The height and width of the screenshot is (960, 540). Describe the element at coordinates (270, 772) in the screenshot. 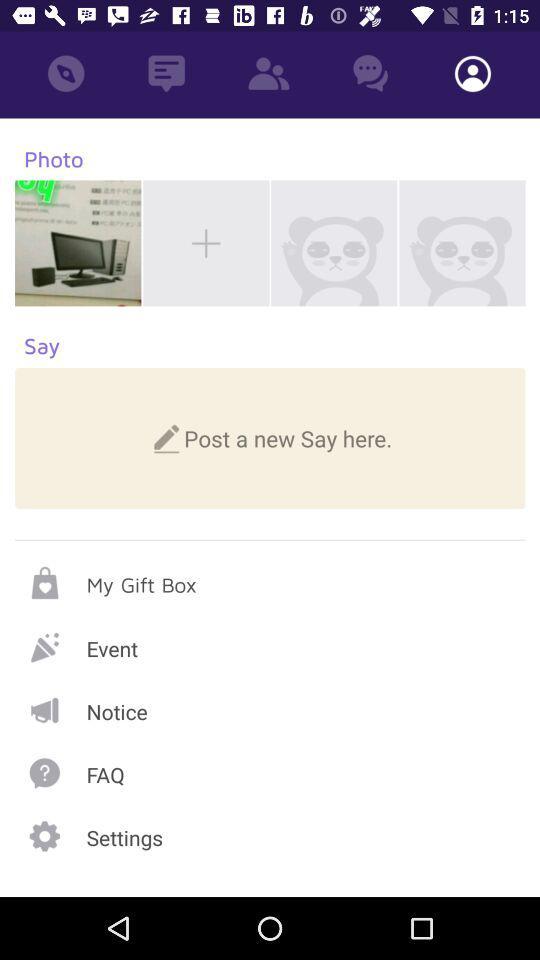

I see `frequently asked questions` at that location.